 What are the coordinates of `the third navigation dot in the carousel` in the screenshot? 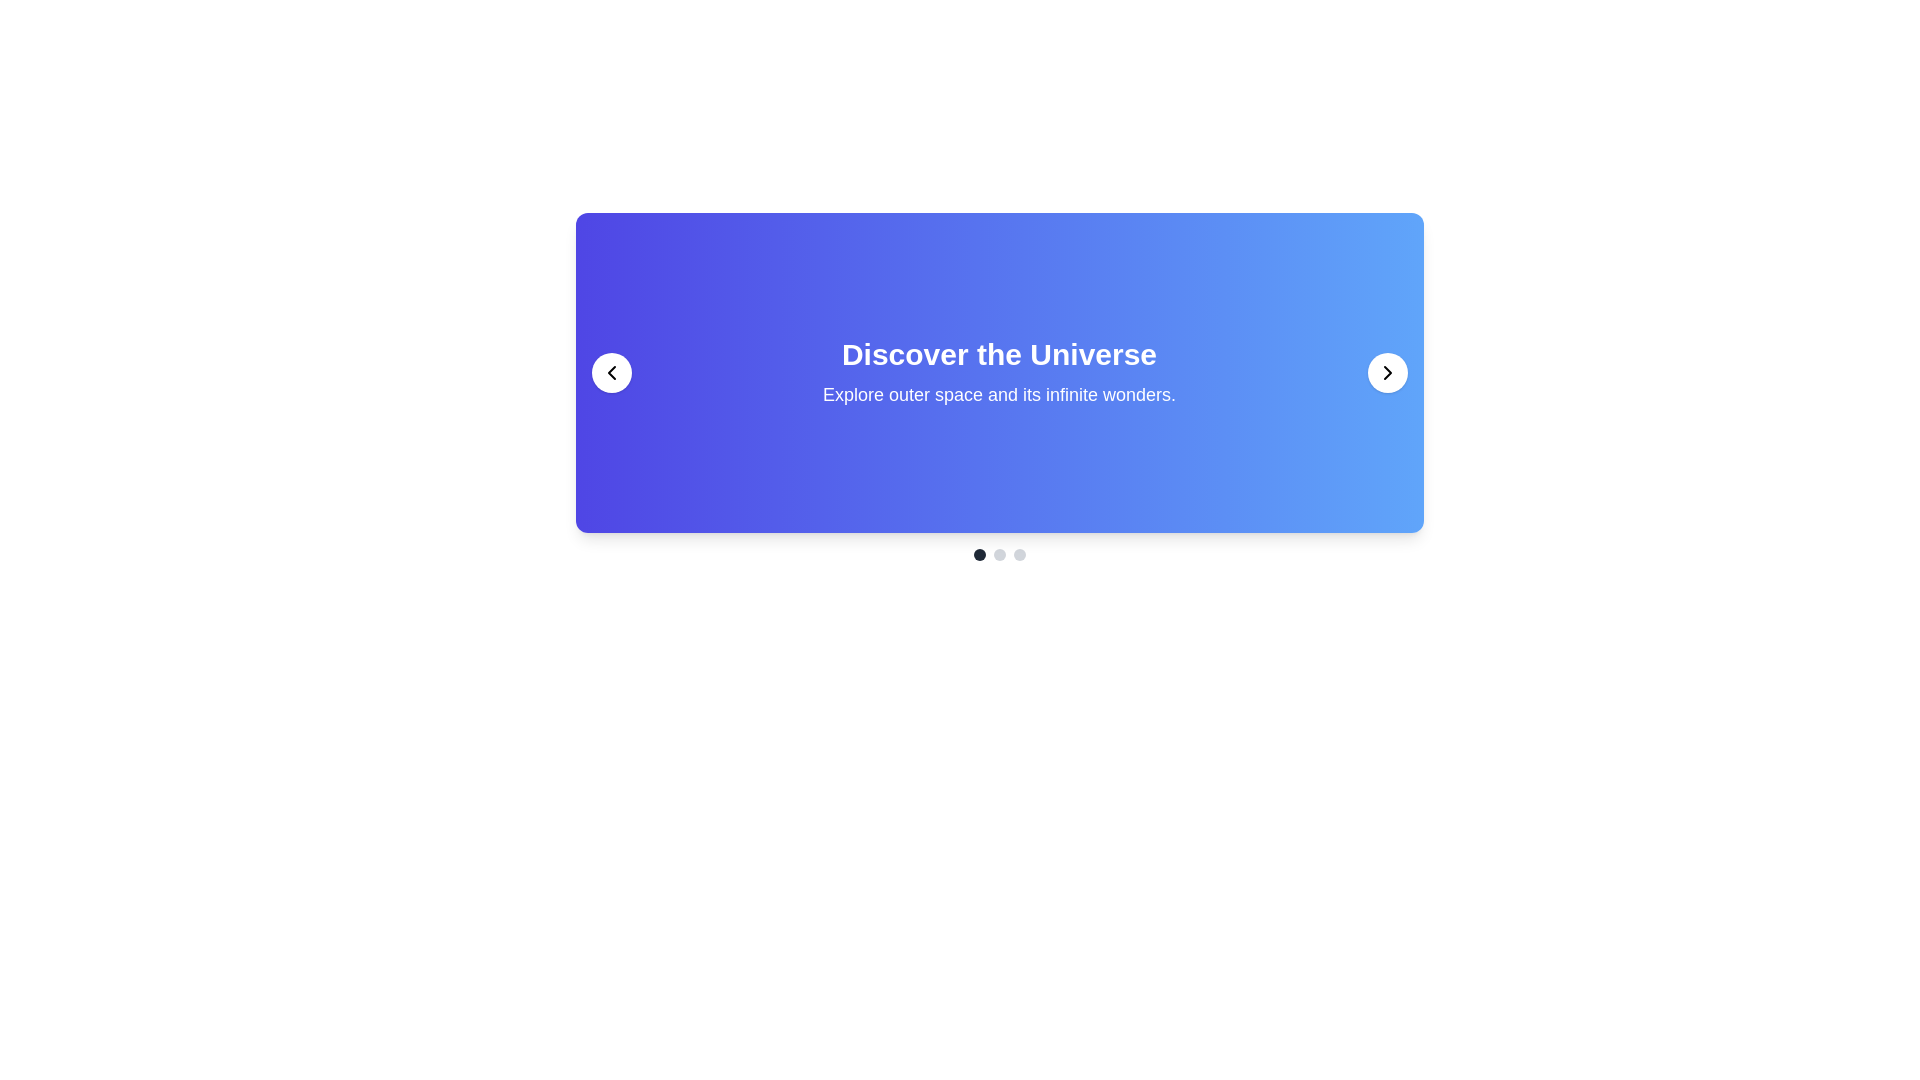 It's located at (1019, 555).